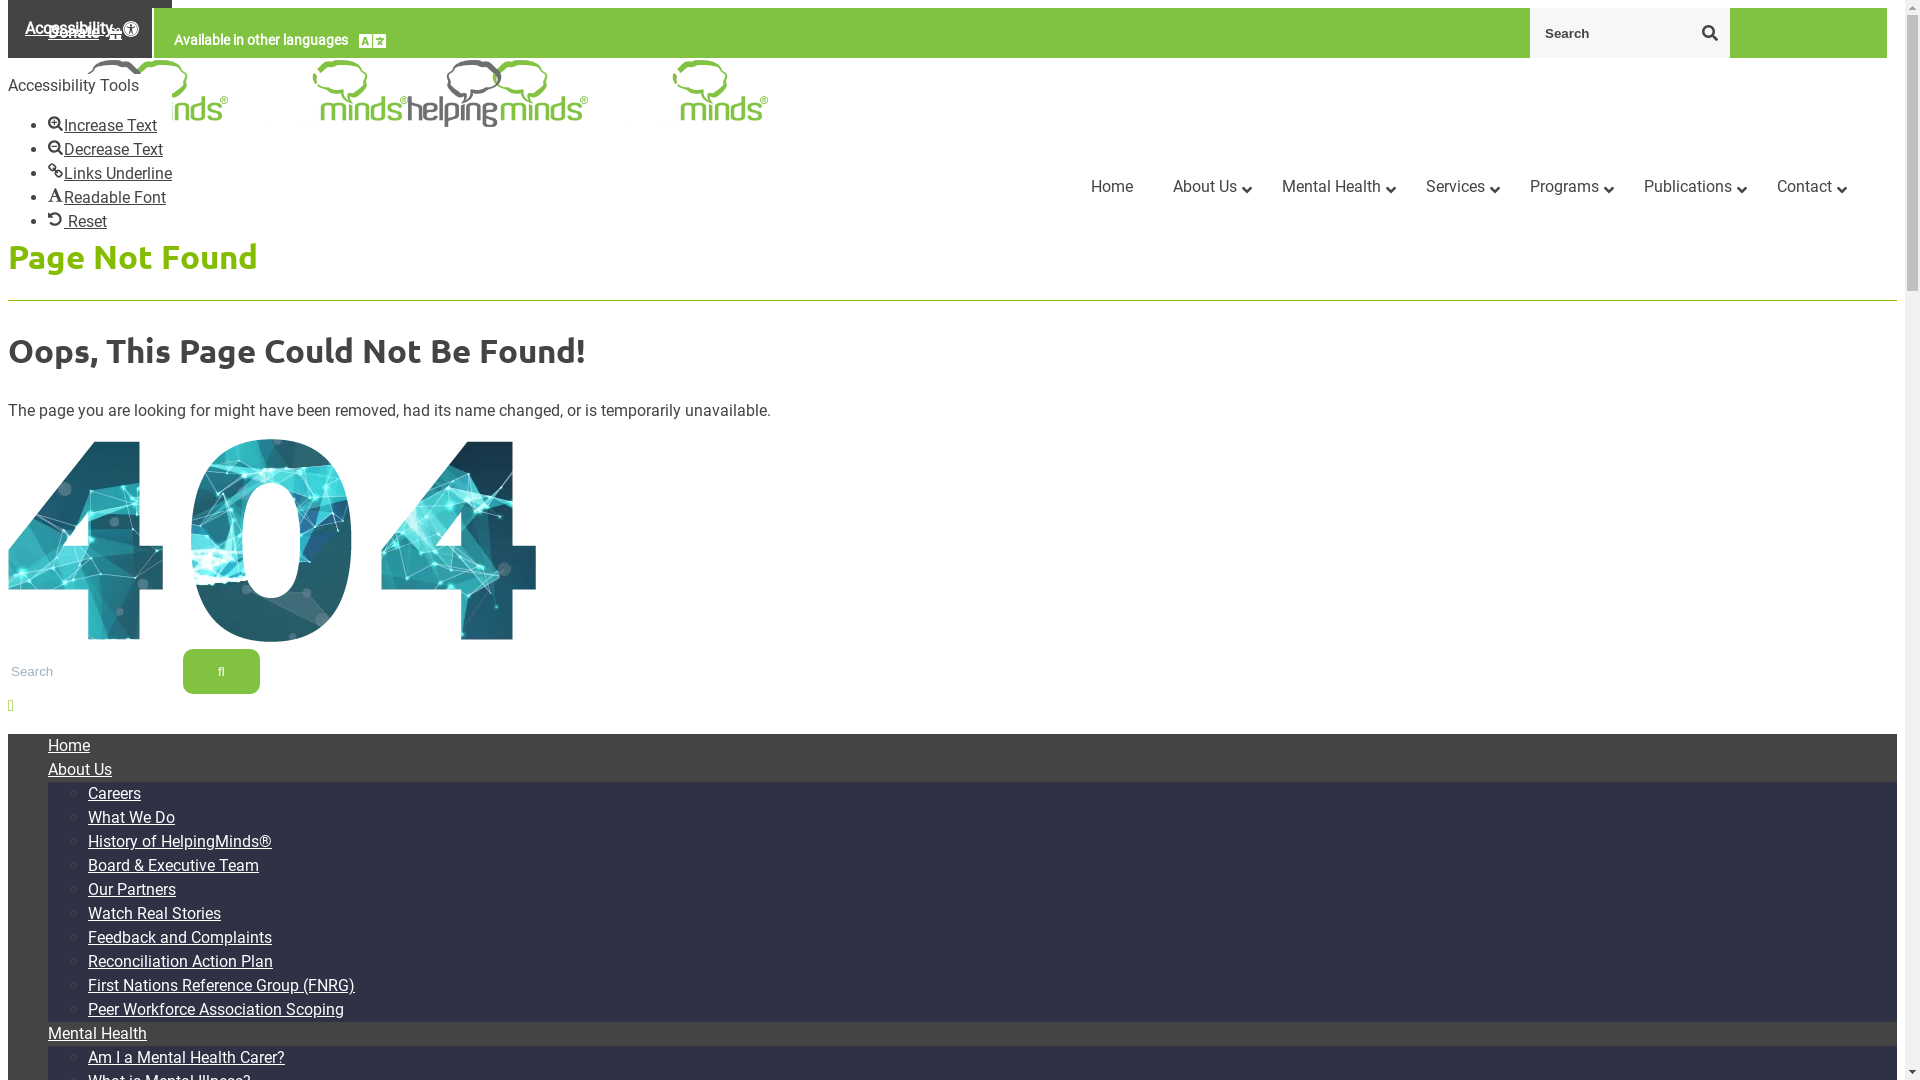 This screenshot has height=1080, width=1920. I want to click on 'Home', so click(48, 745).